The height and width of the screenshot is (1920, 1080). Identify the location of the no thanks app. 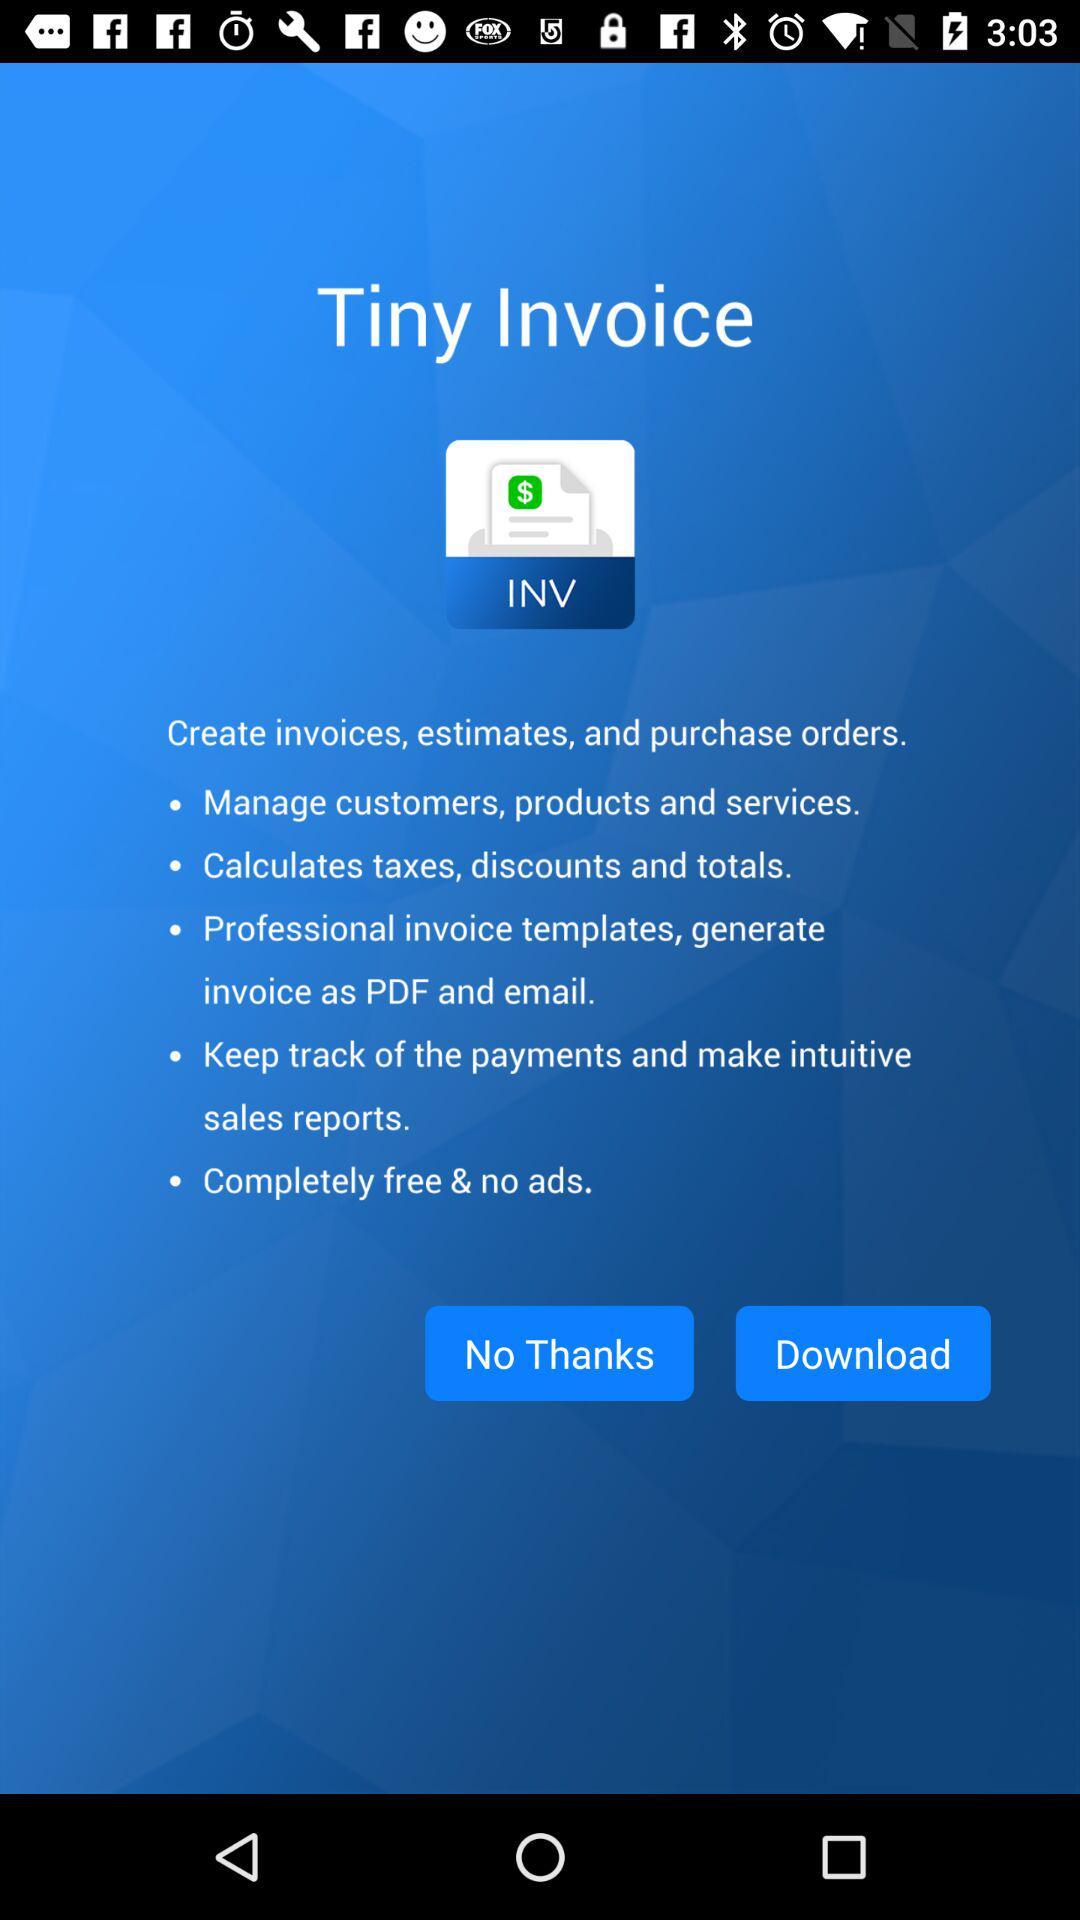
(559, 1353).